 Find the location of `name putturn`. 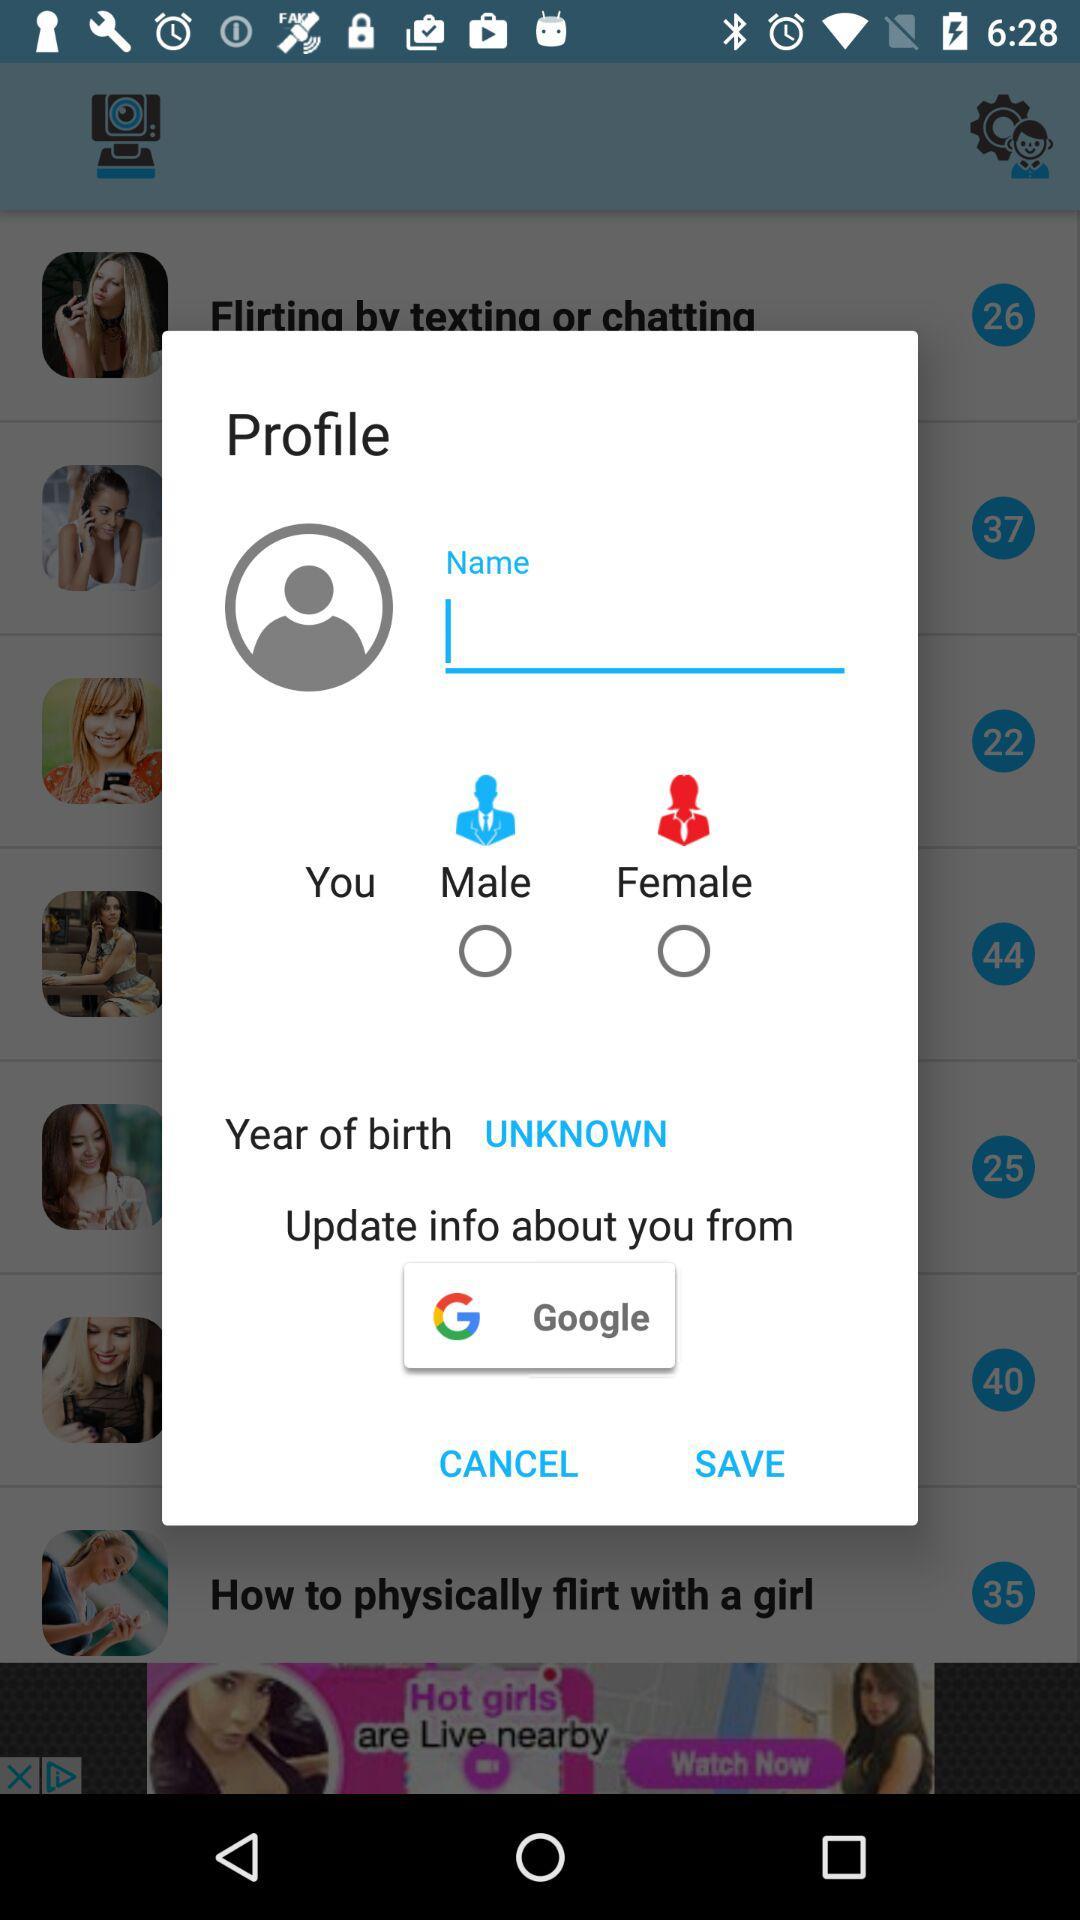

name putturn is located at coordinates (644, 631).